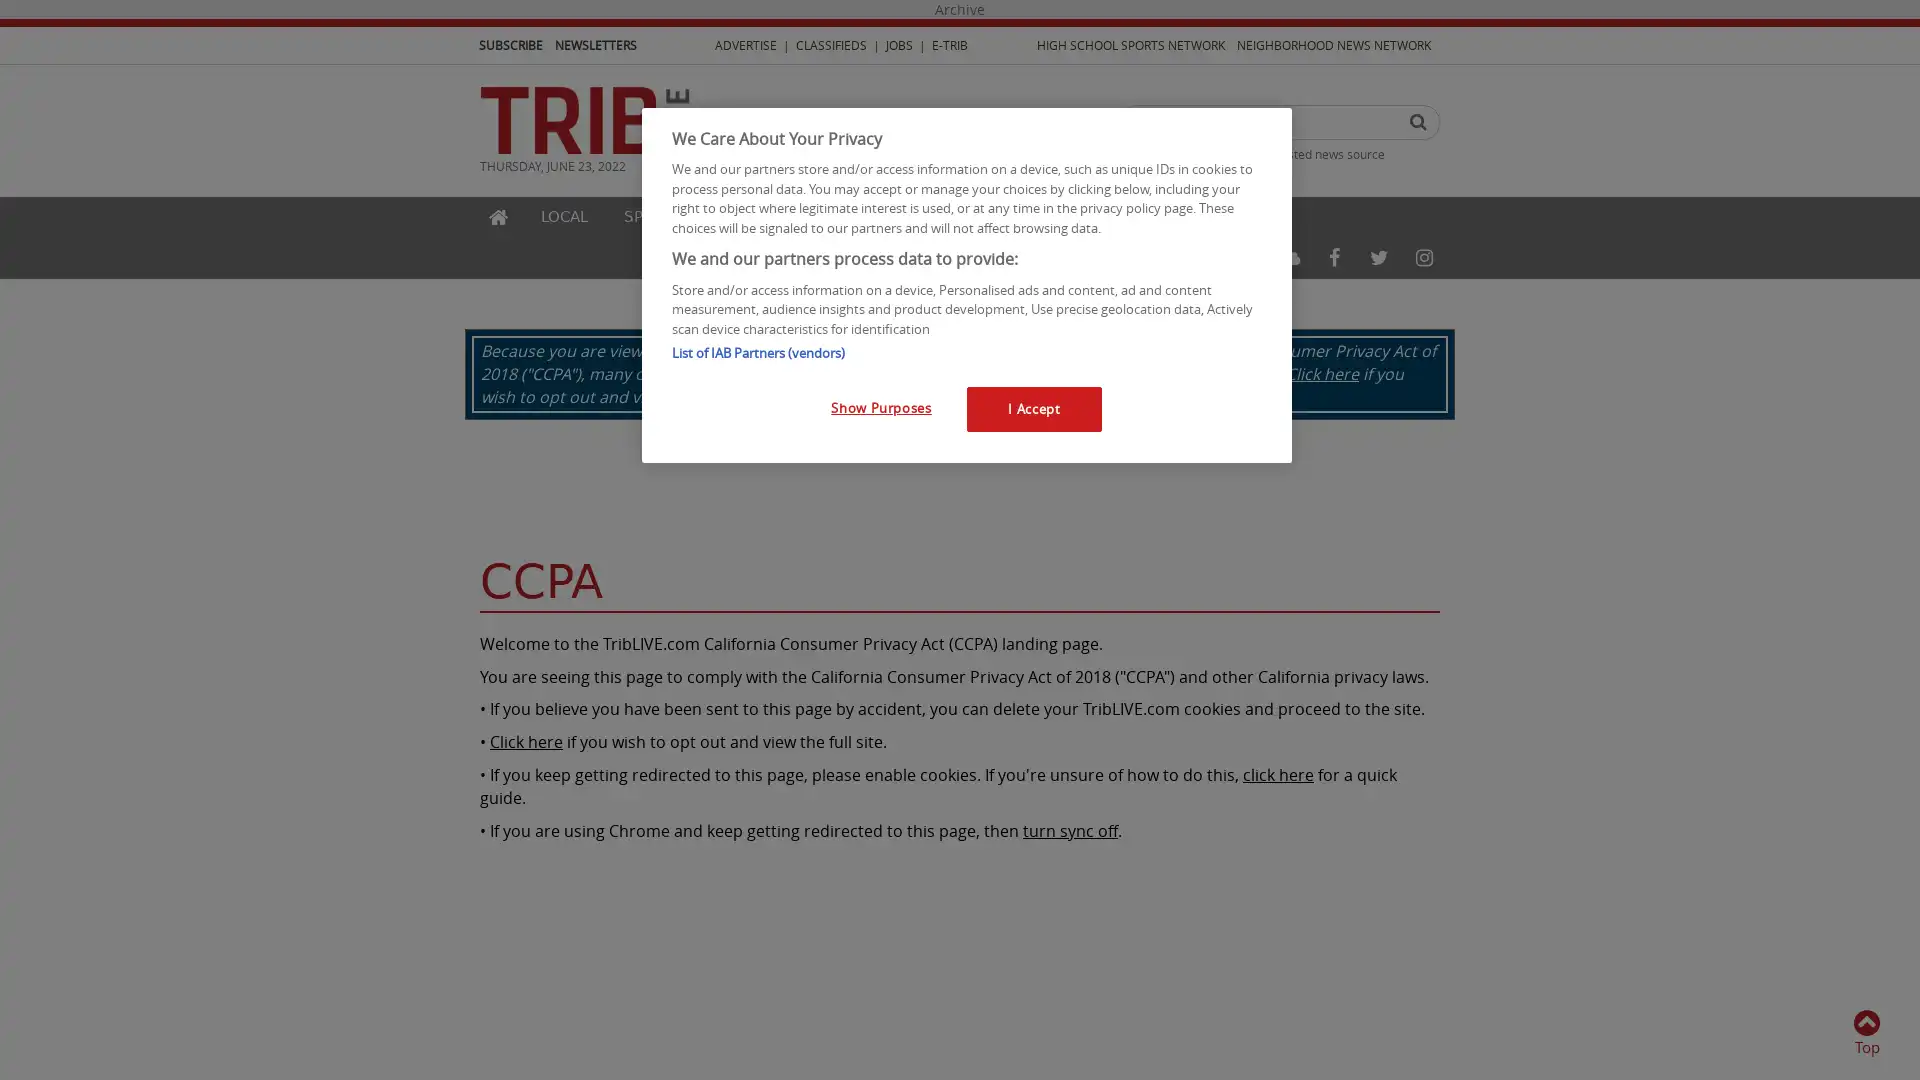  What do you see at coordinates (885, 407) in the screenshot?
I see `Show Purposes` at bounding box center [885, 407].